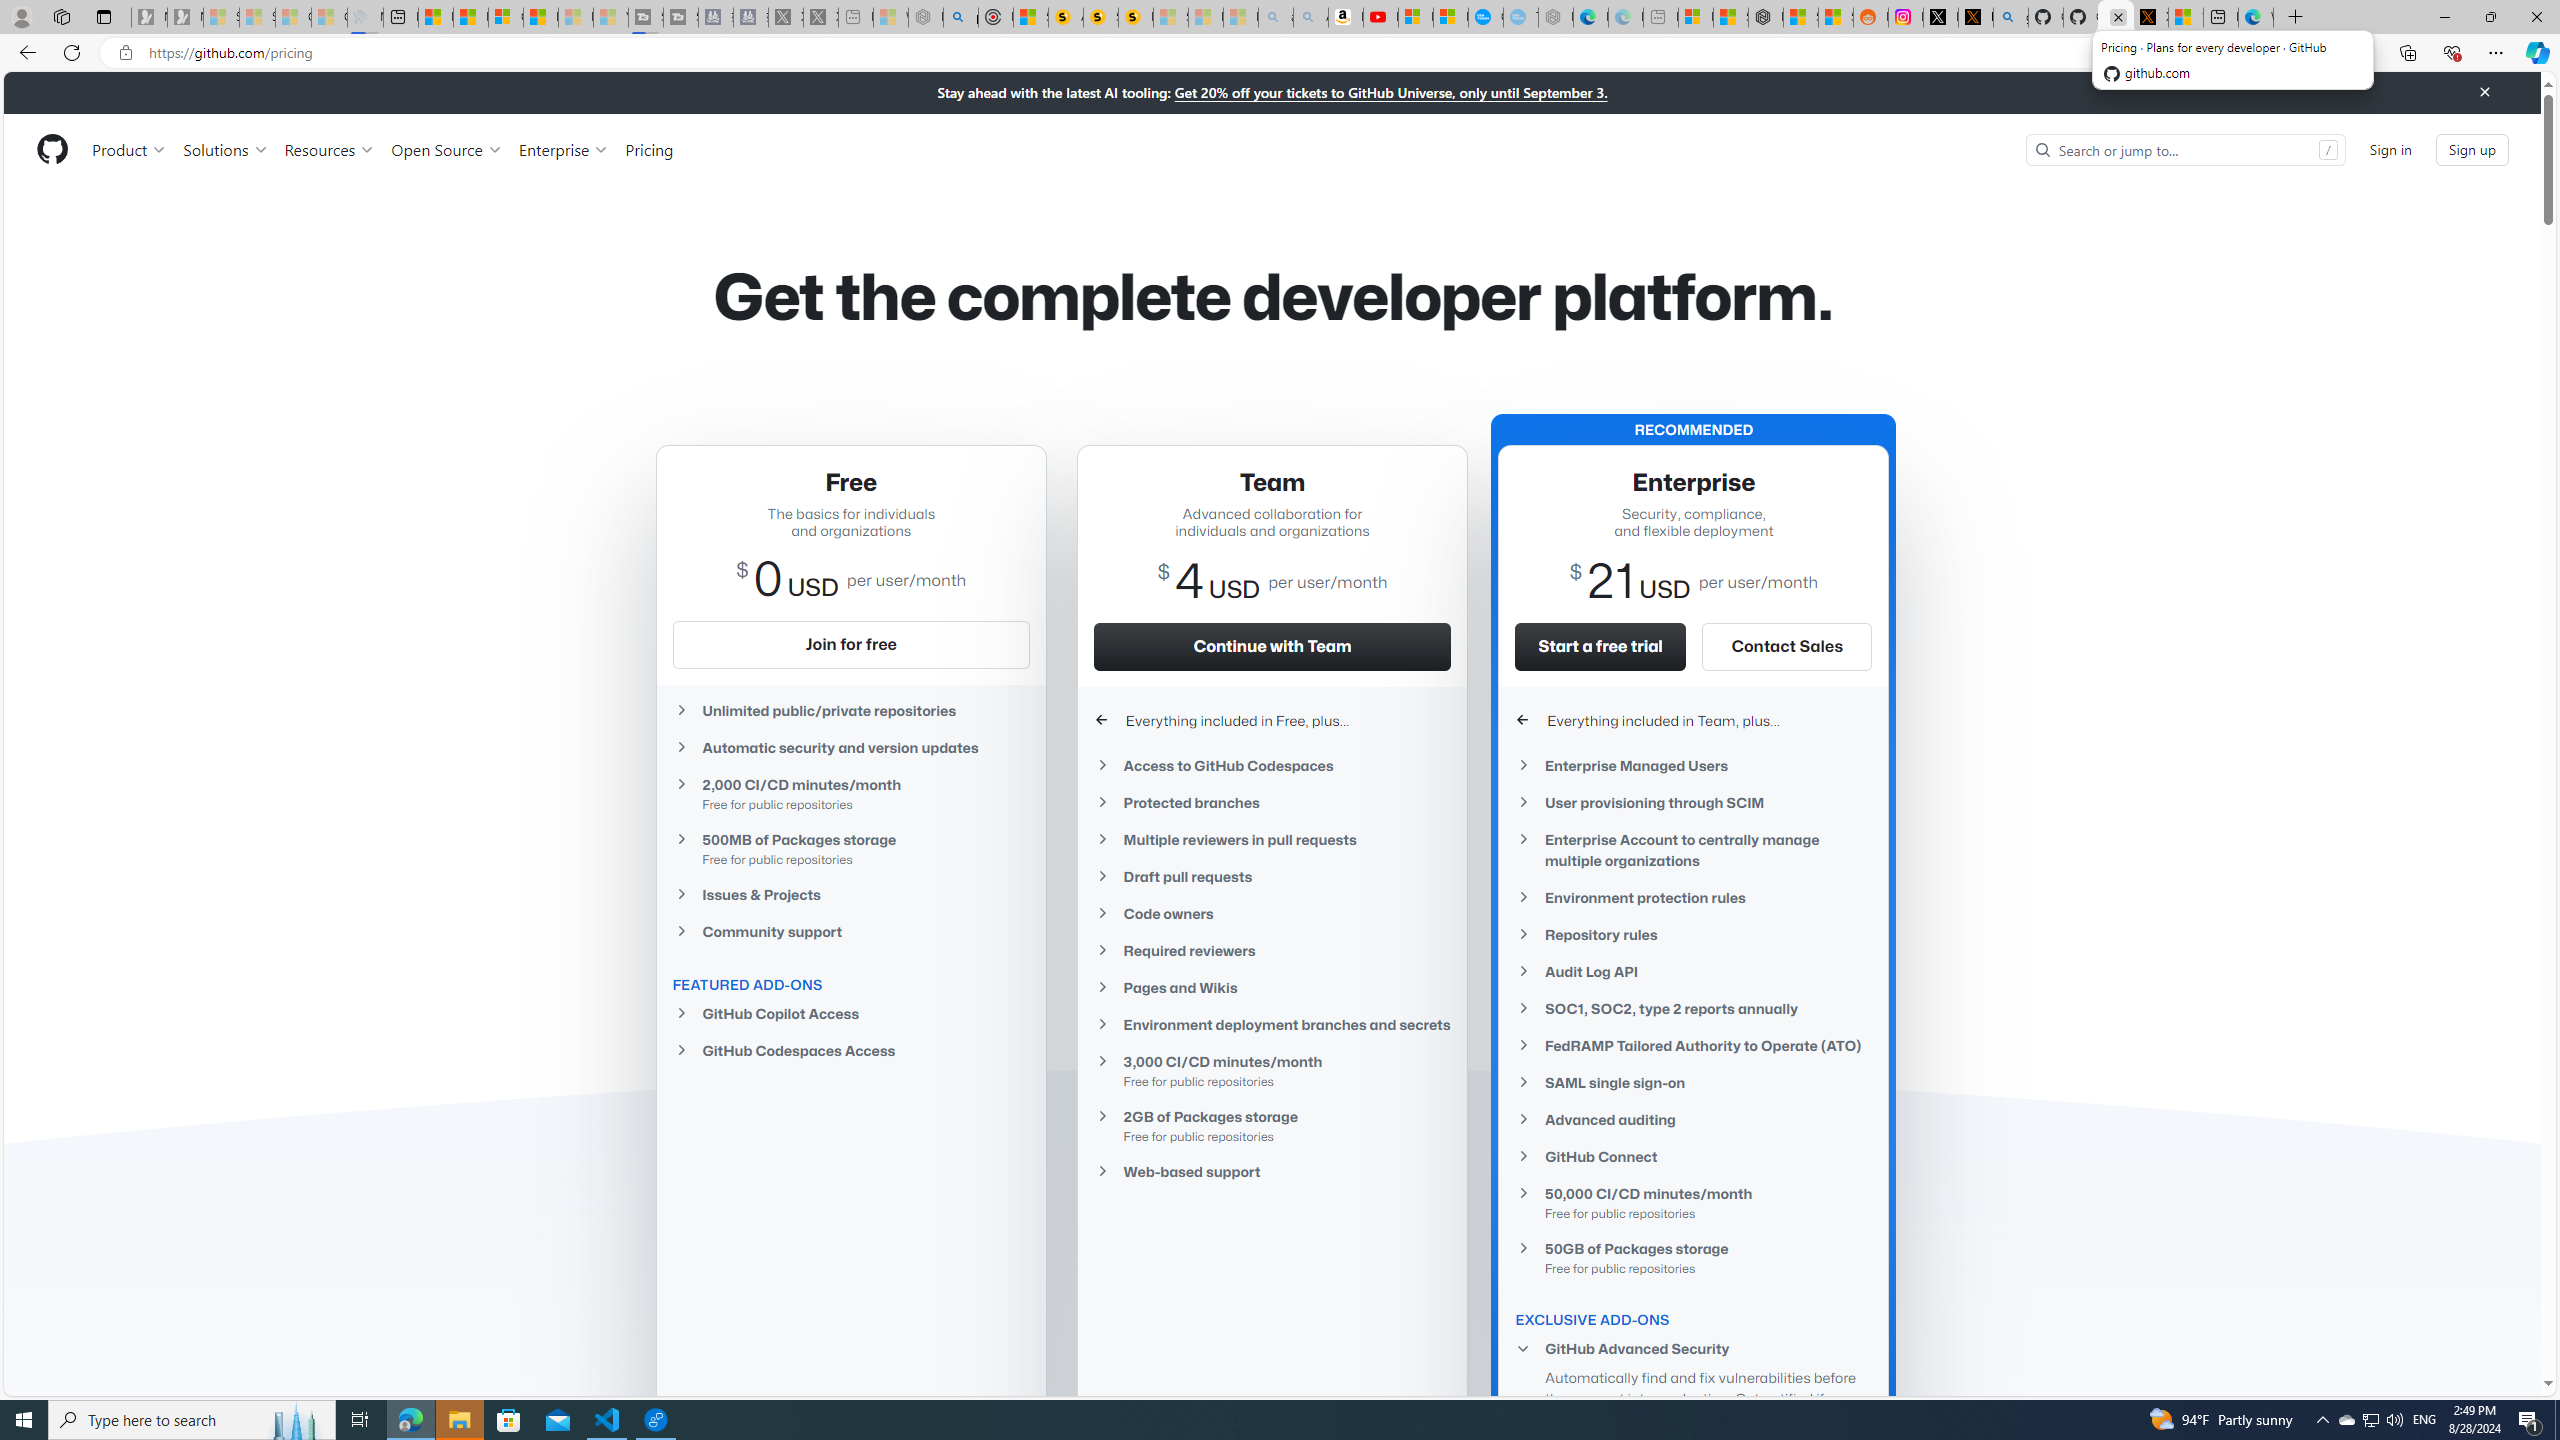 The width and height of the screenshot is (2560, 1440). Describe the element at coordinates (330, 149) in the screenshot. I see `'Resources'` at that location.